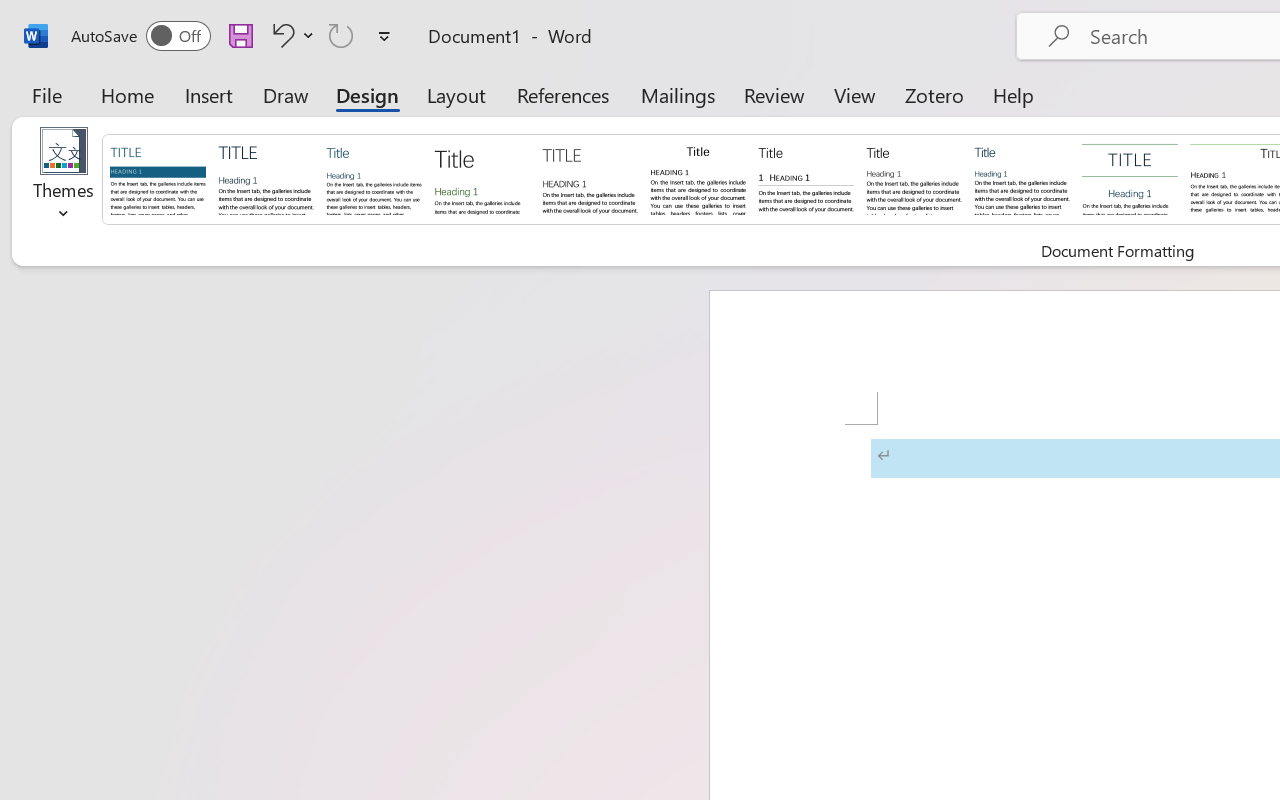 The height and width of the screenshot is (800, 1280). What do you see at coordinates (1130, 177) in the screenshot?
I see `'Centered'` at bounding box center [1130, 177].